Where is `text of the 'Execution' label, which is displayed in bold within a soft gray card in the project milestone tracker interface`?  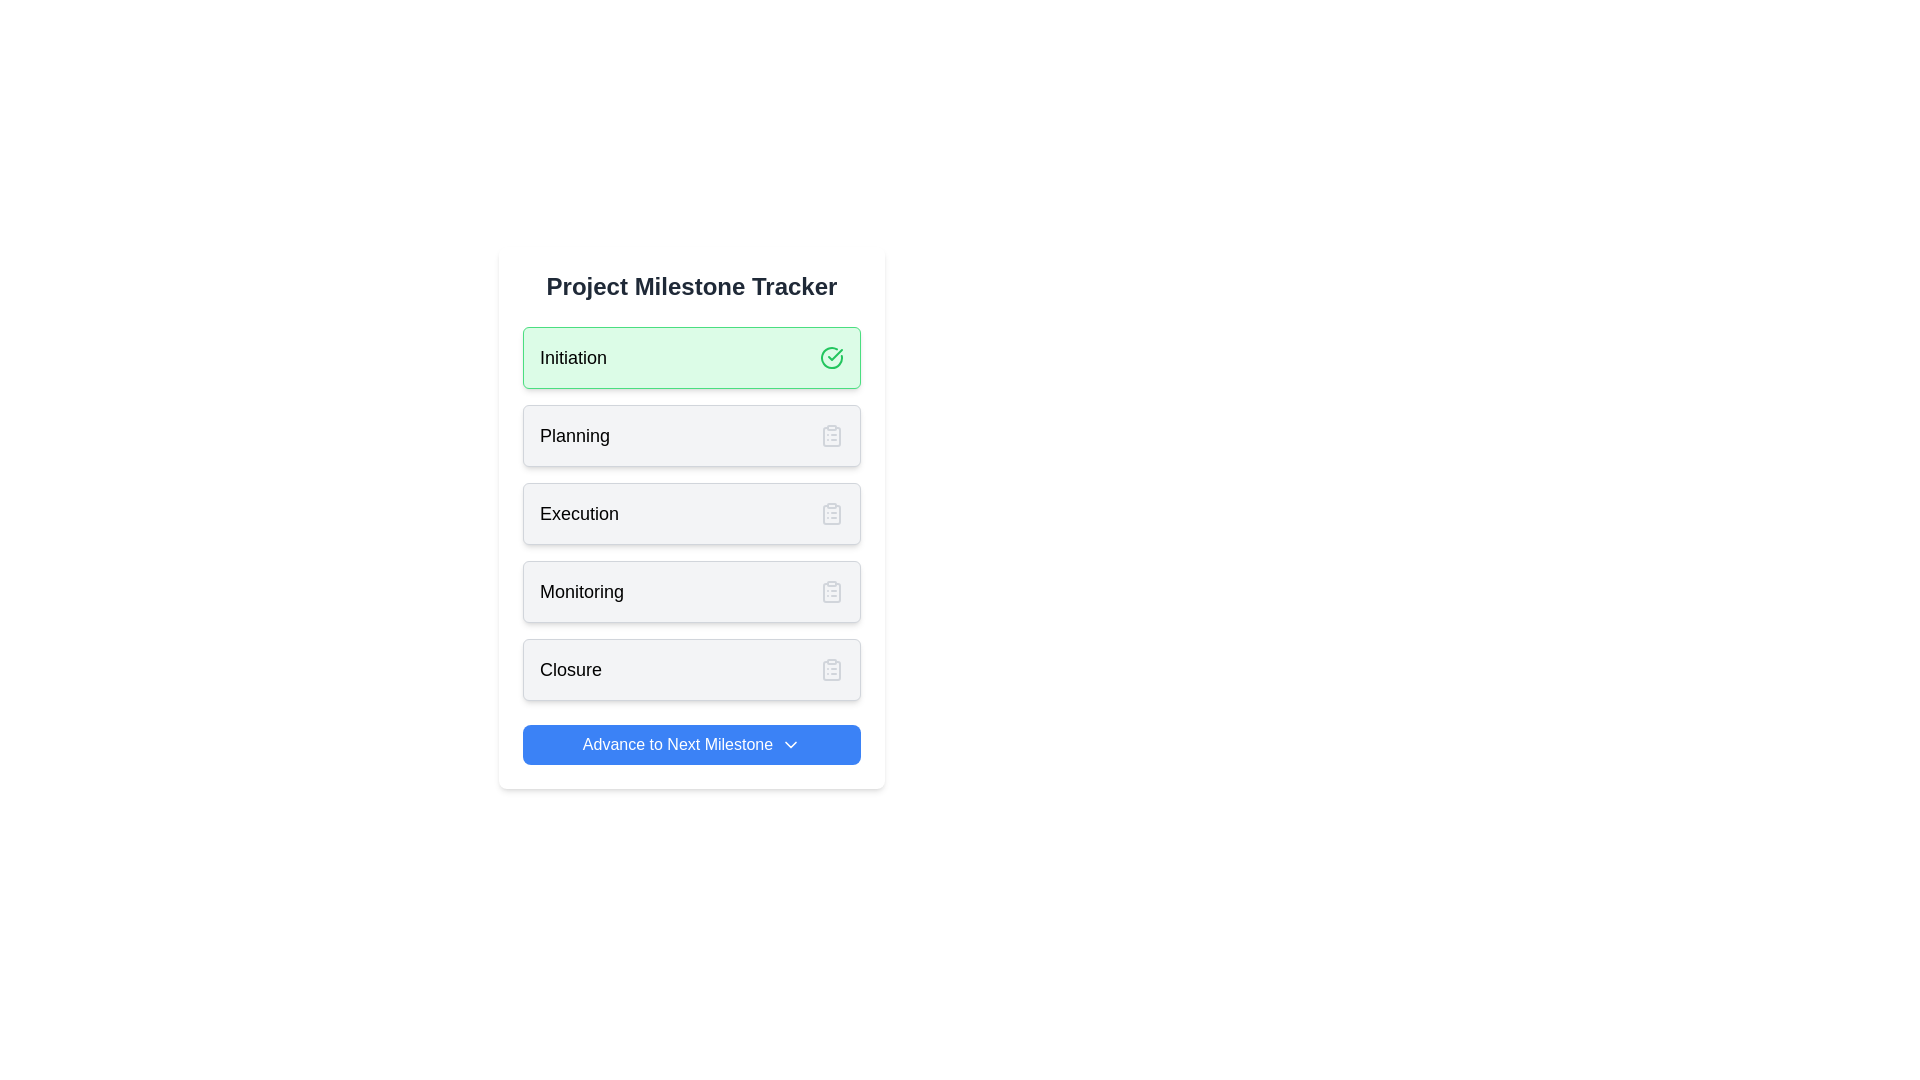
text of the 'Execution' label, which is displayed in bold within a soft gray card in the project milestone tracker interface is located at coordinates (578, 512).